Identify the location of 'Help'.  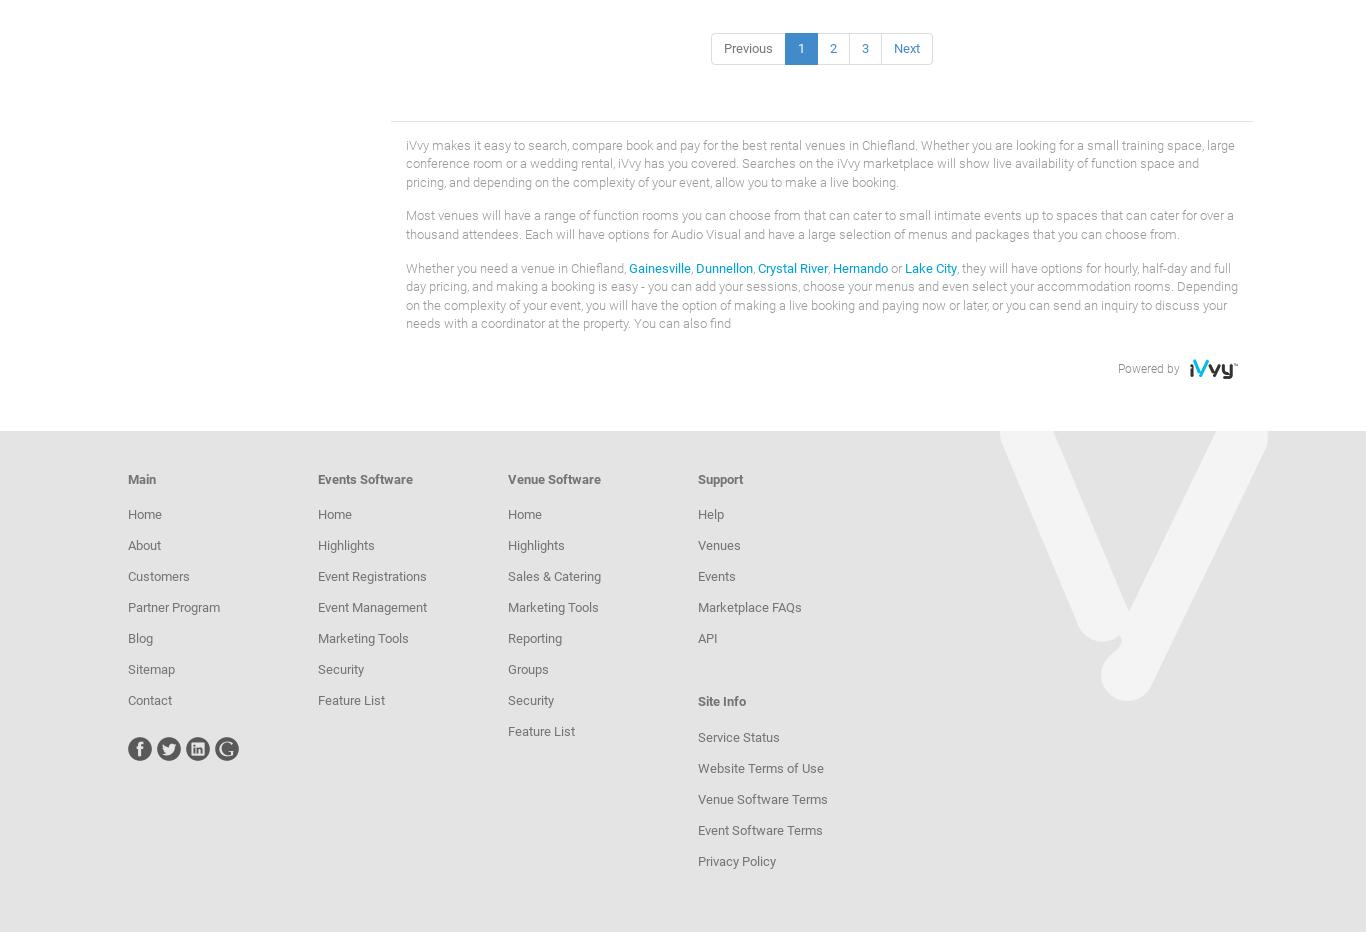
(711, 513).